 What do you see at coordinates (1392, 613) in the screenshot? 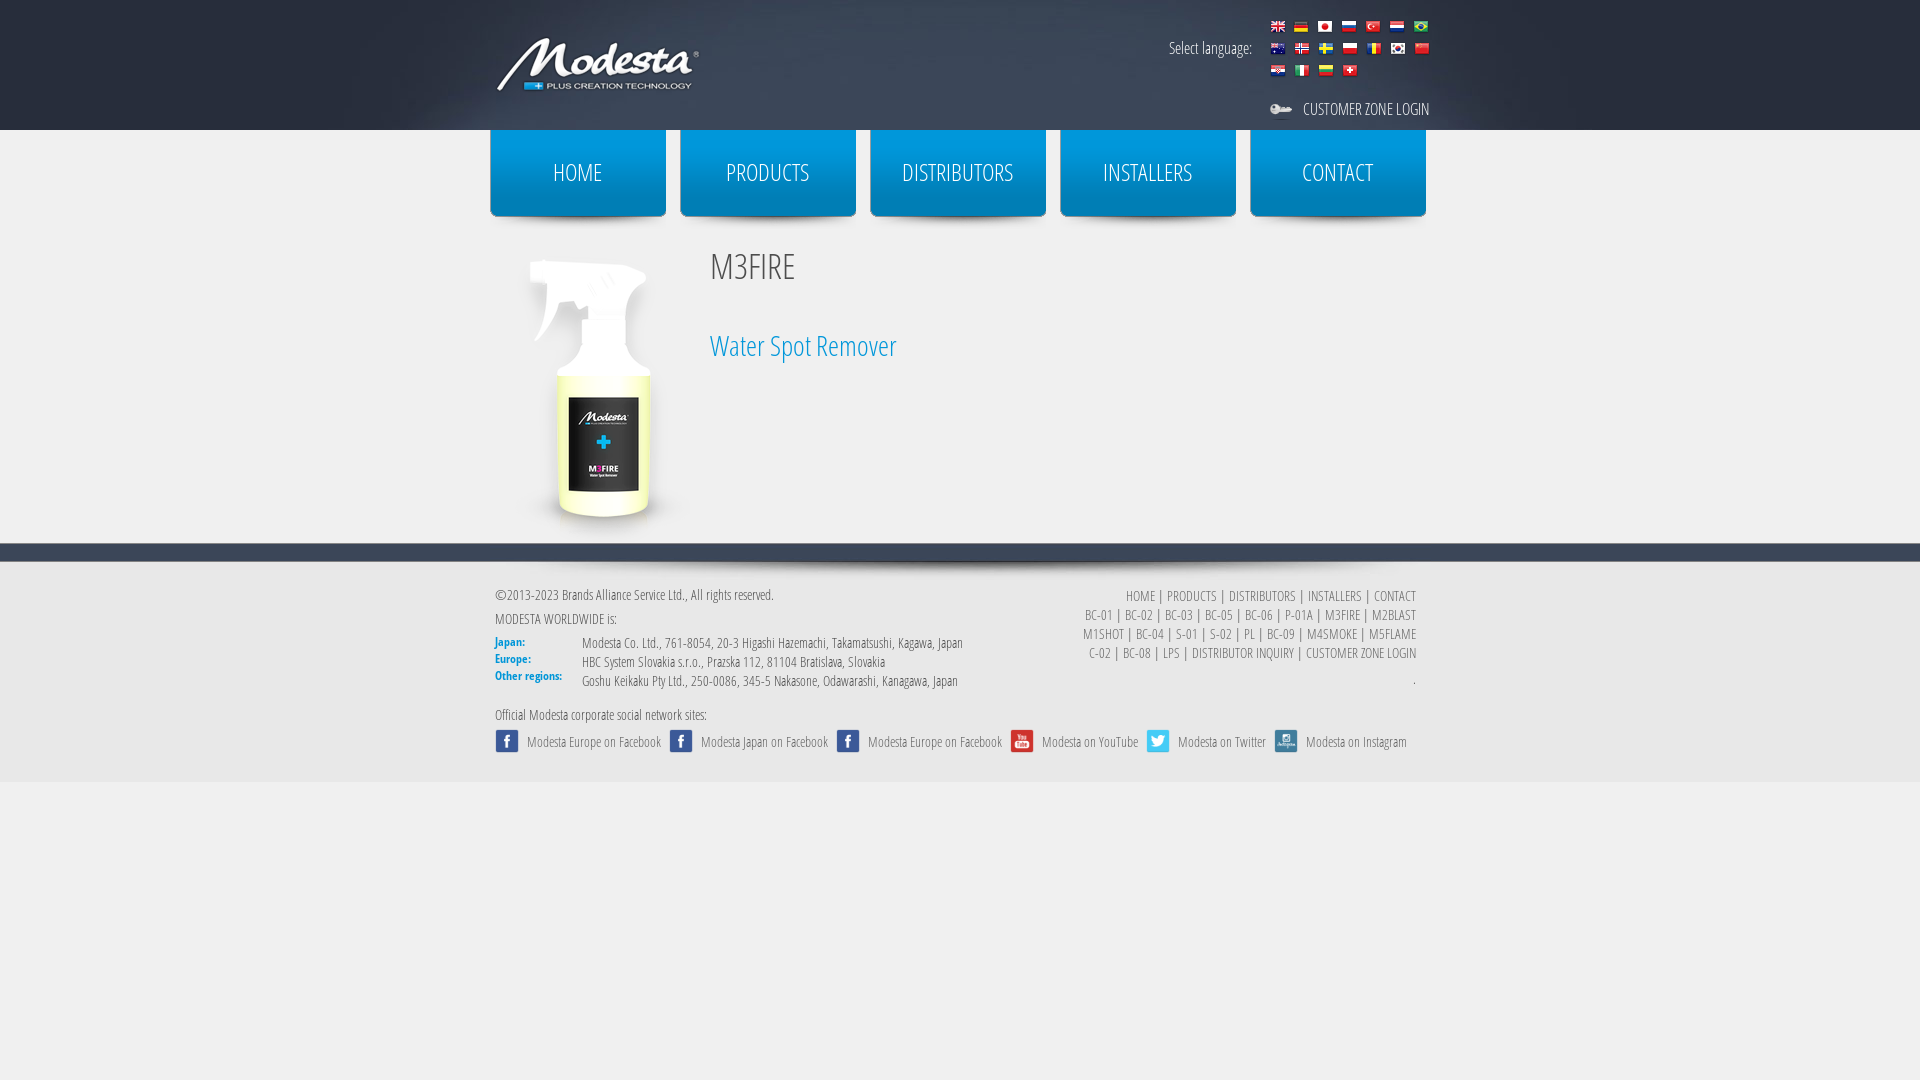
I see `'M2BLAST'` at bounding box center [1392, 613].